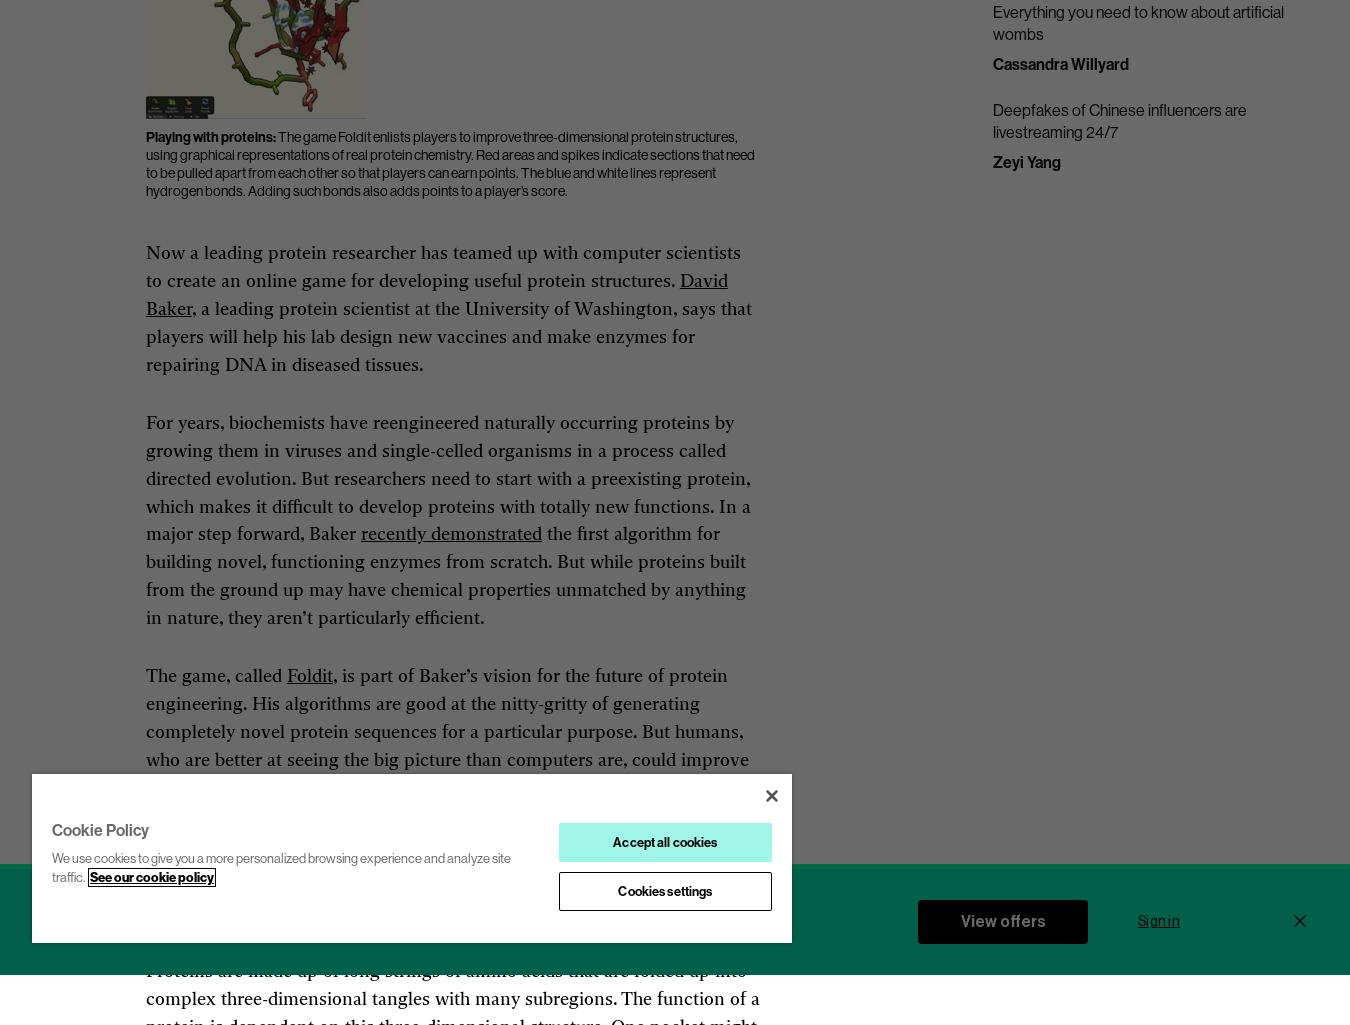 This screenshot has height=1025, width=1350. I want to click on 'For years, biochemists have reengineered naturally occurring proteins by growing them in viruses and single-celled organisms in a process called directed evolution. But researchers need to start with a preexisting protein, which makes it difficult to develop proteins with totally new functions. In a major step forward, Baker', so click(144, 479).